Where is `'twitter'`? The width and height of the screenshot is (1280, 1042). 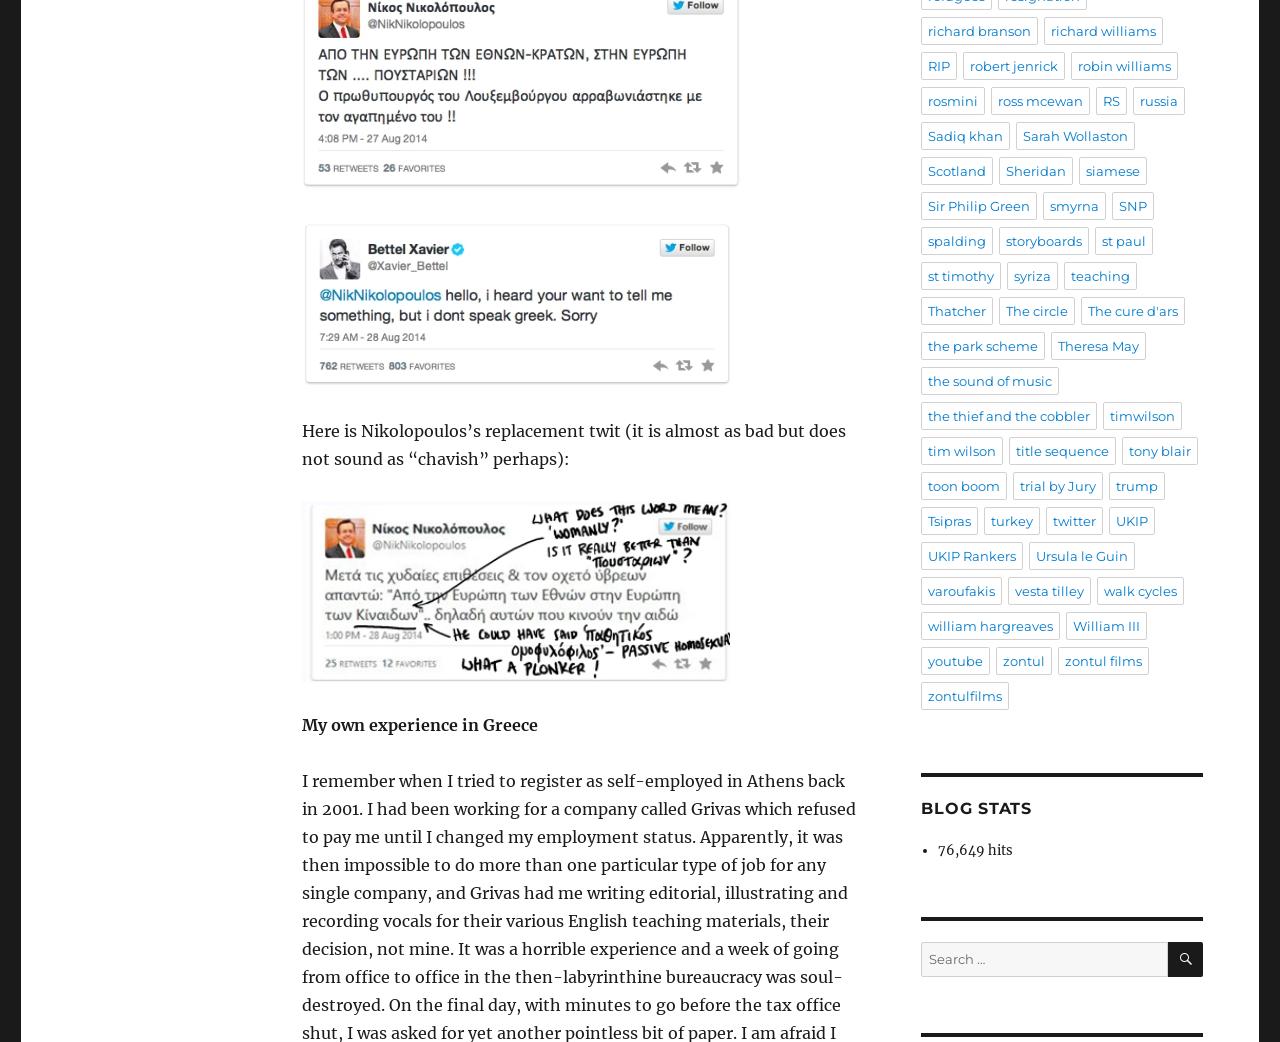
'twitter' is located at coordinates (1052, 521).